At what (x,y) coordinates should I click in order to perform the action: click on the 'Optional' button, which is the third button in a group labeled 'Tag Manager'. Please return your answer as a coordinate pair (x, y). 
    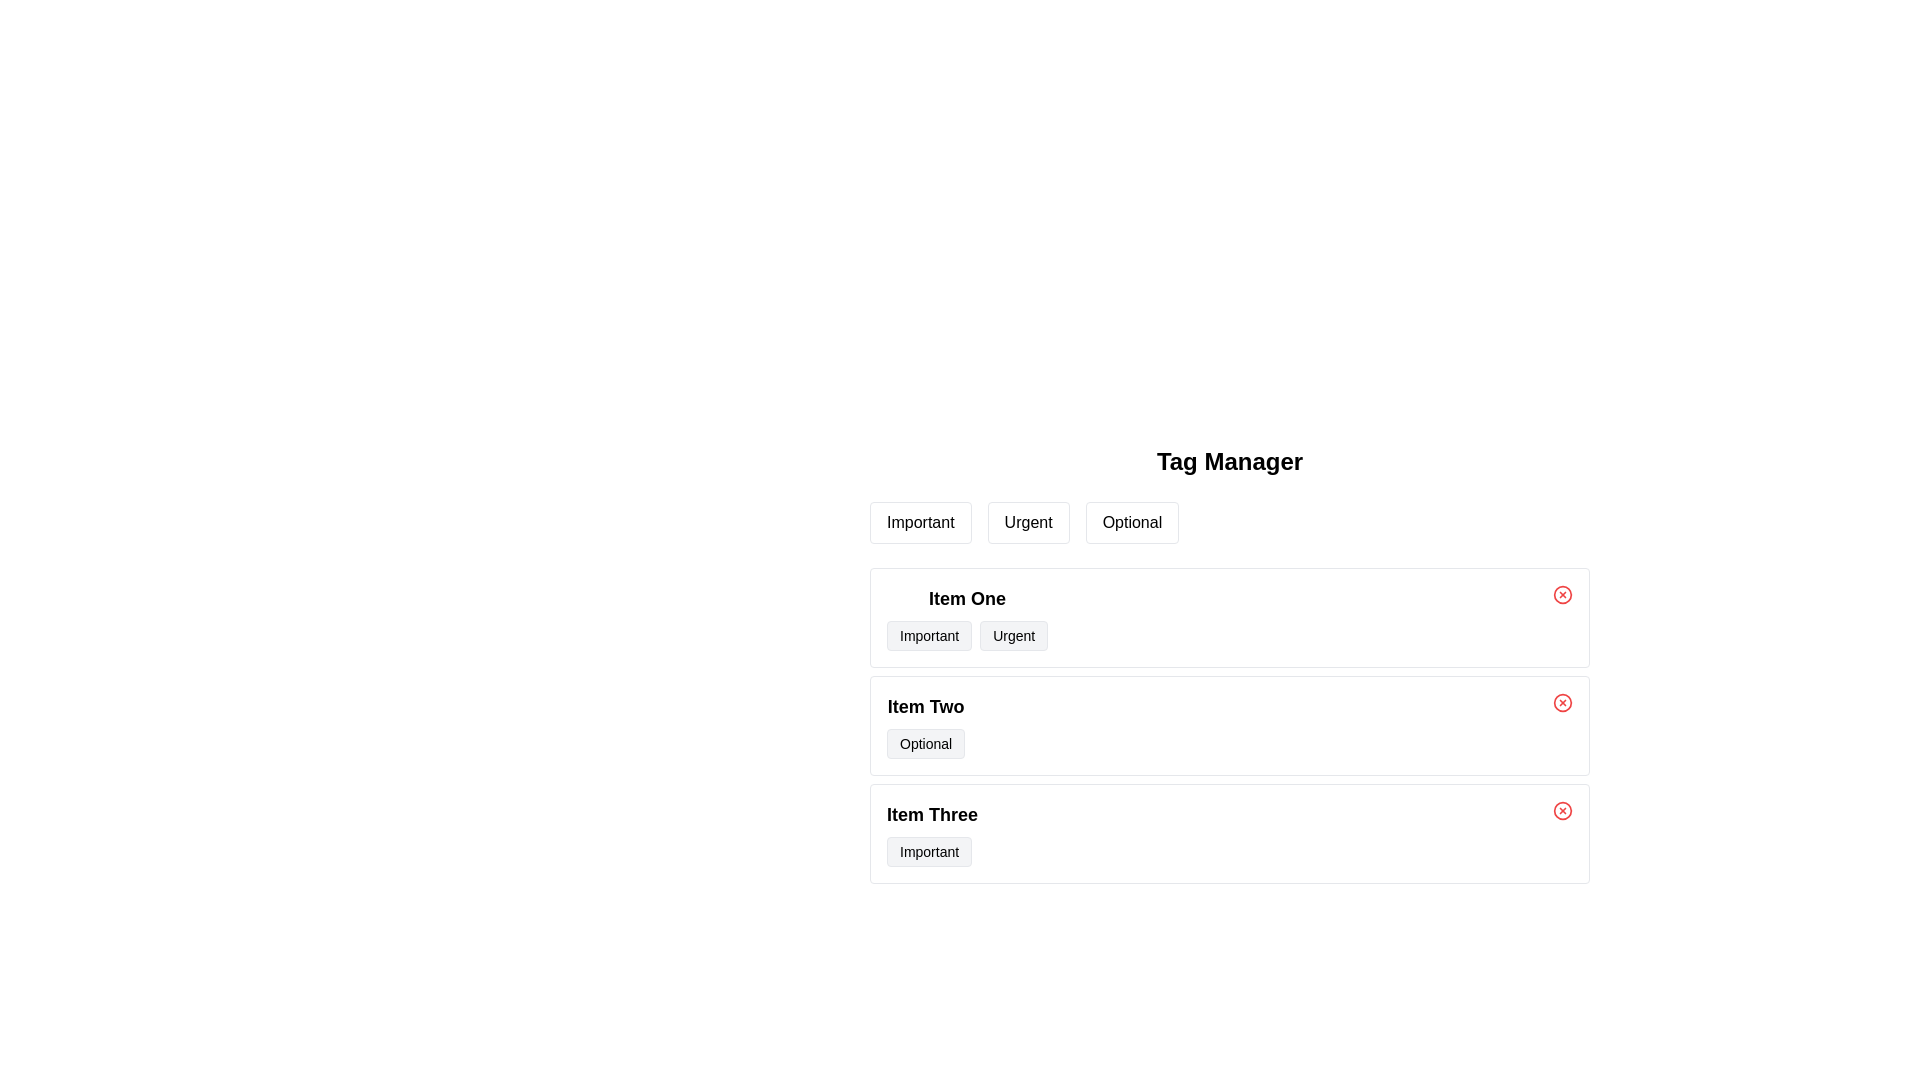
    Looking at the image, I should click on (1132, 522).